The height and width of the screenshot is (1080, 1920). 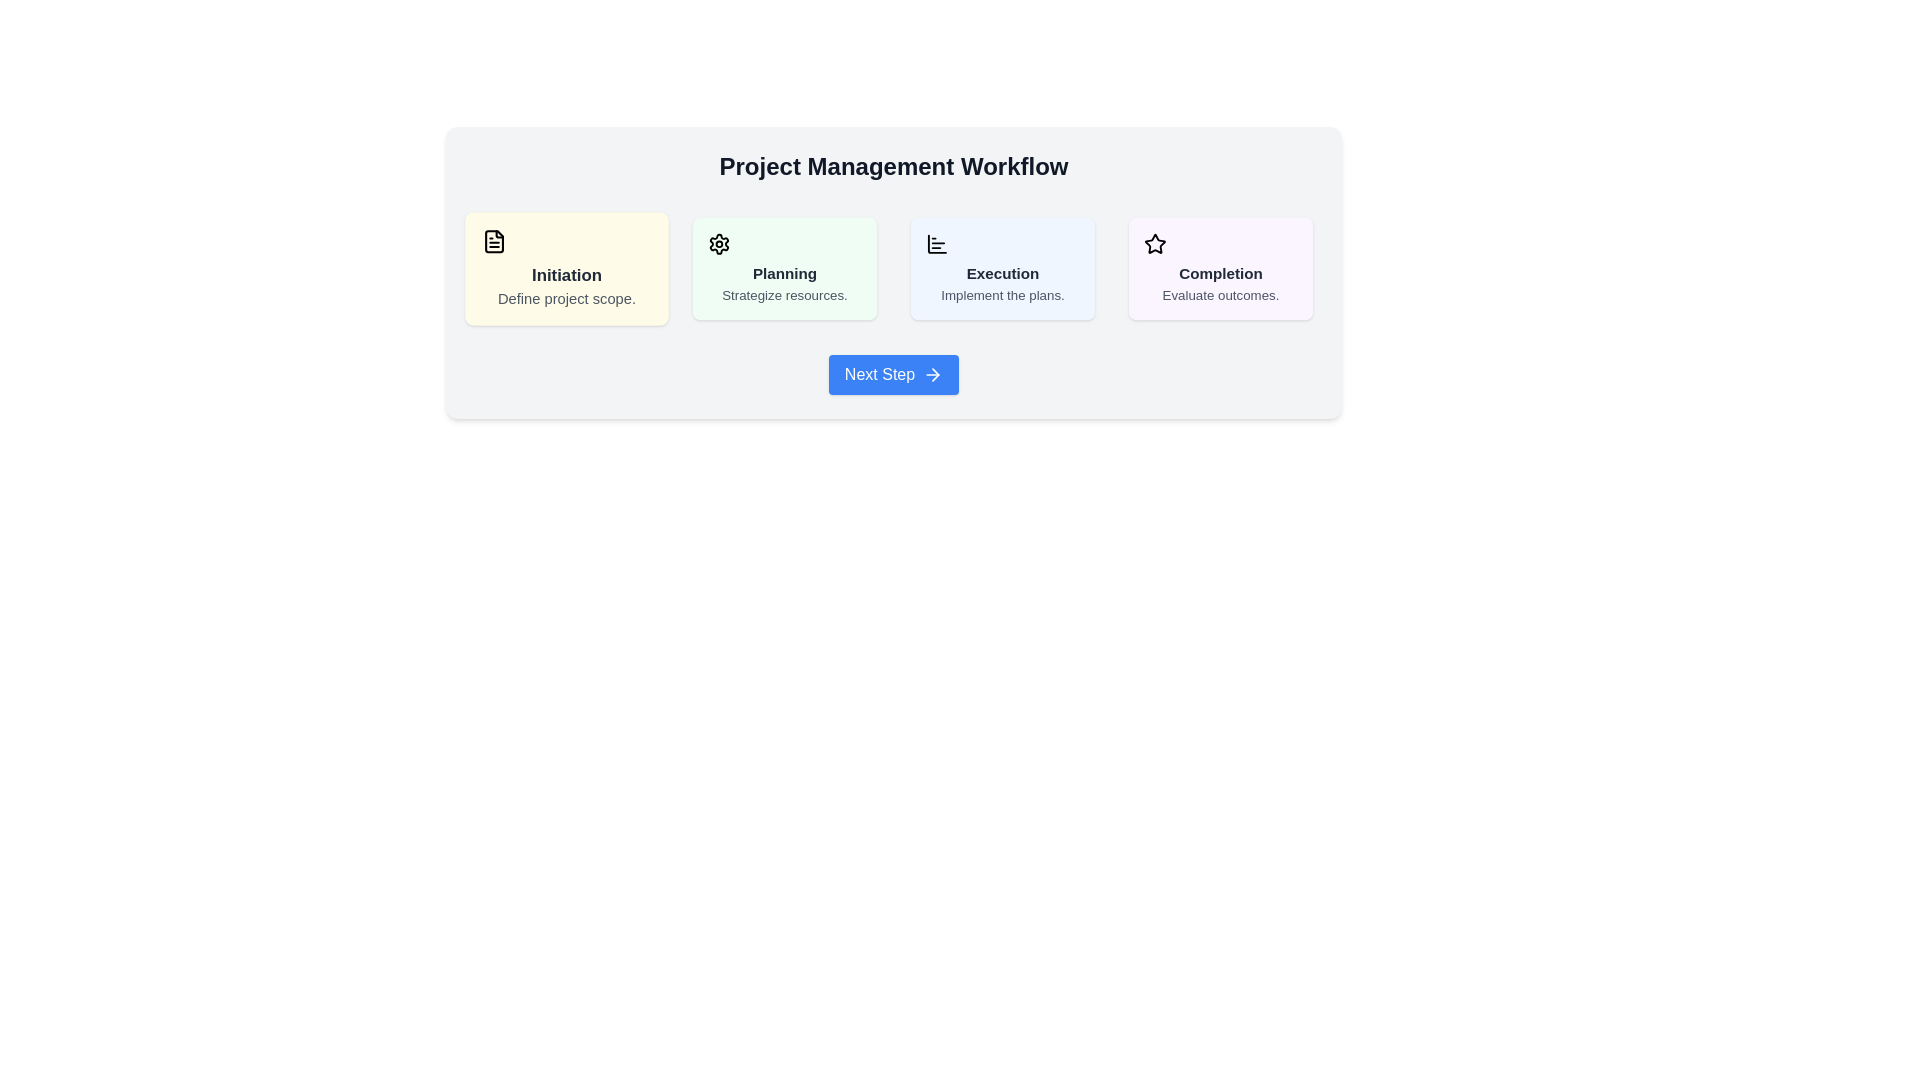 What do you see at coordinates (565, 268) in the screenshot?
I see `the 'Initiation' stage card, which is the leftmost card in a project management workflow` at bounding box center [565, 268].